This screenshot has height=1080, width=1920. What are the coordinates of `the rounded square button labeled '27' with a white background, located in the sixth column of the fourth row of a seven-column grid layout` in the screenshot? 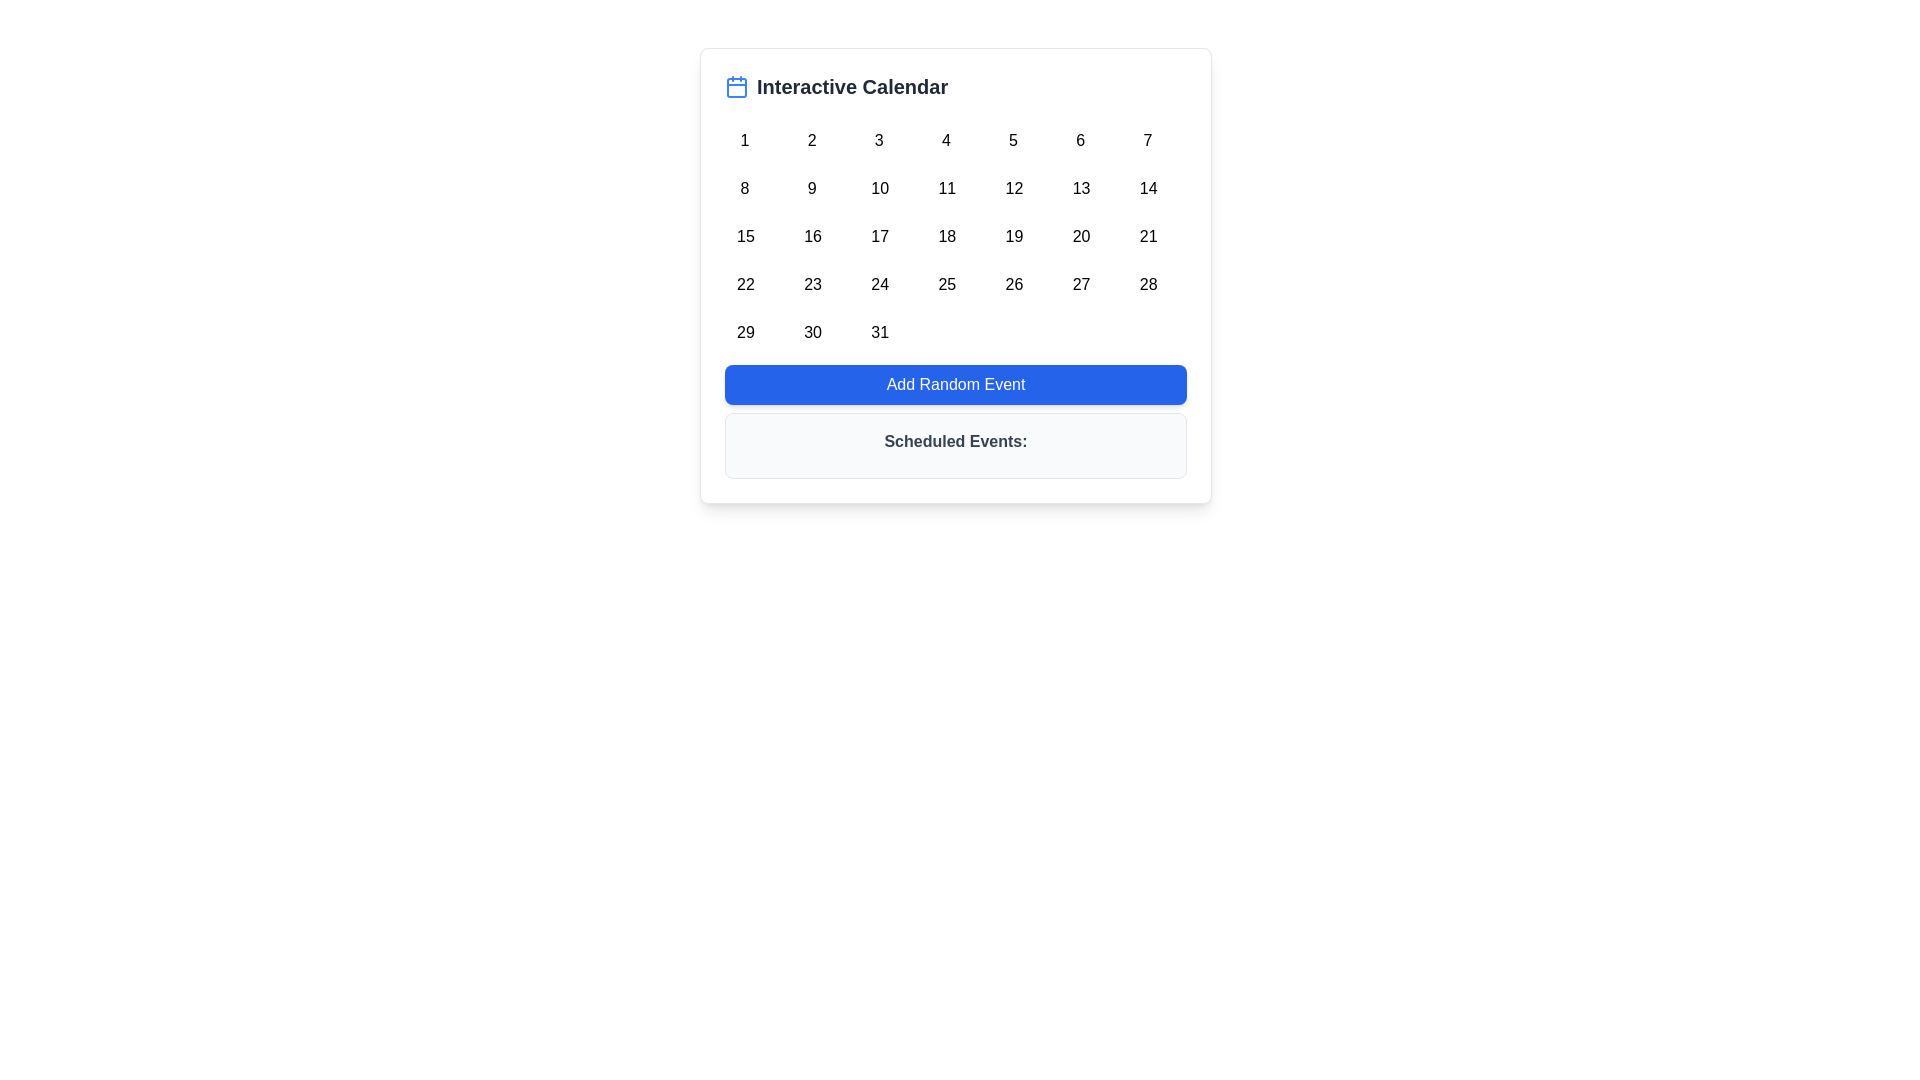 It's located at (1079, 281).